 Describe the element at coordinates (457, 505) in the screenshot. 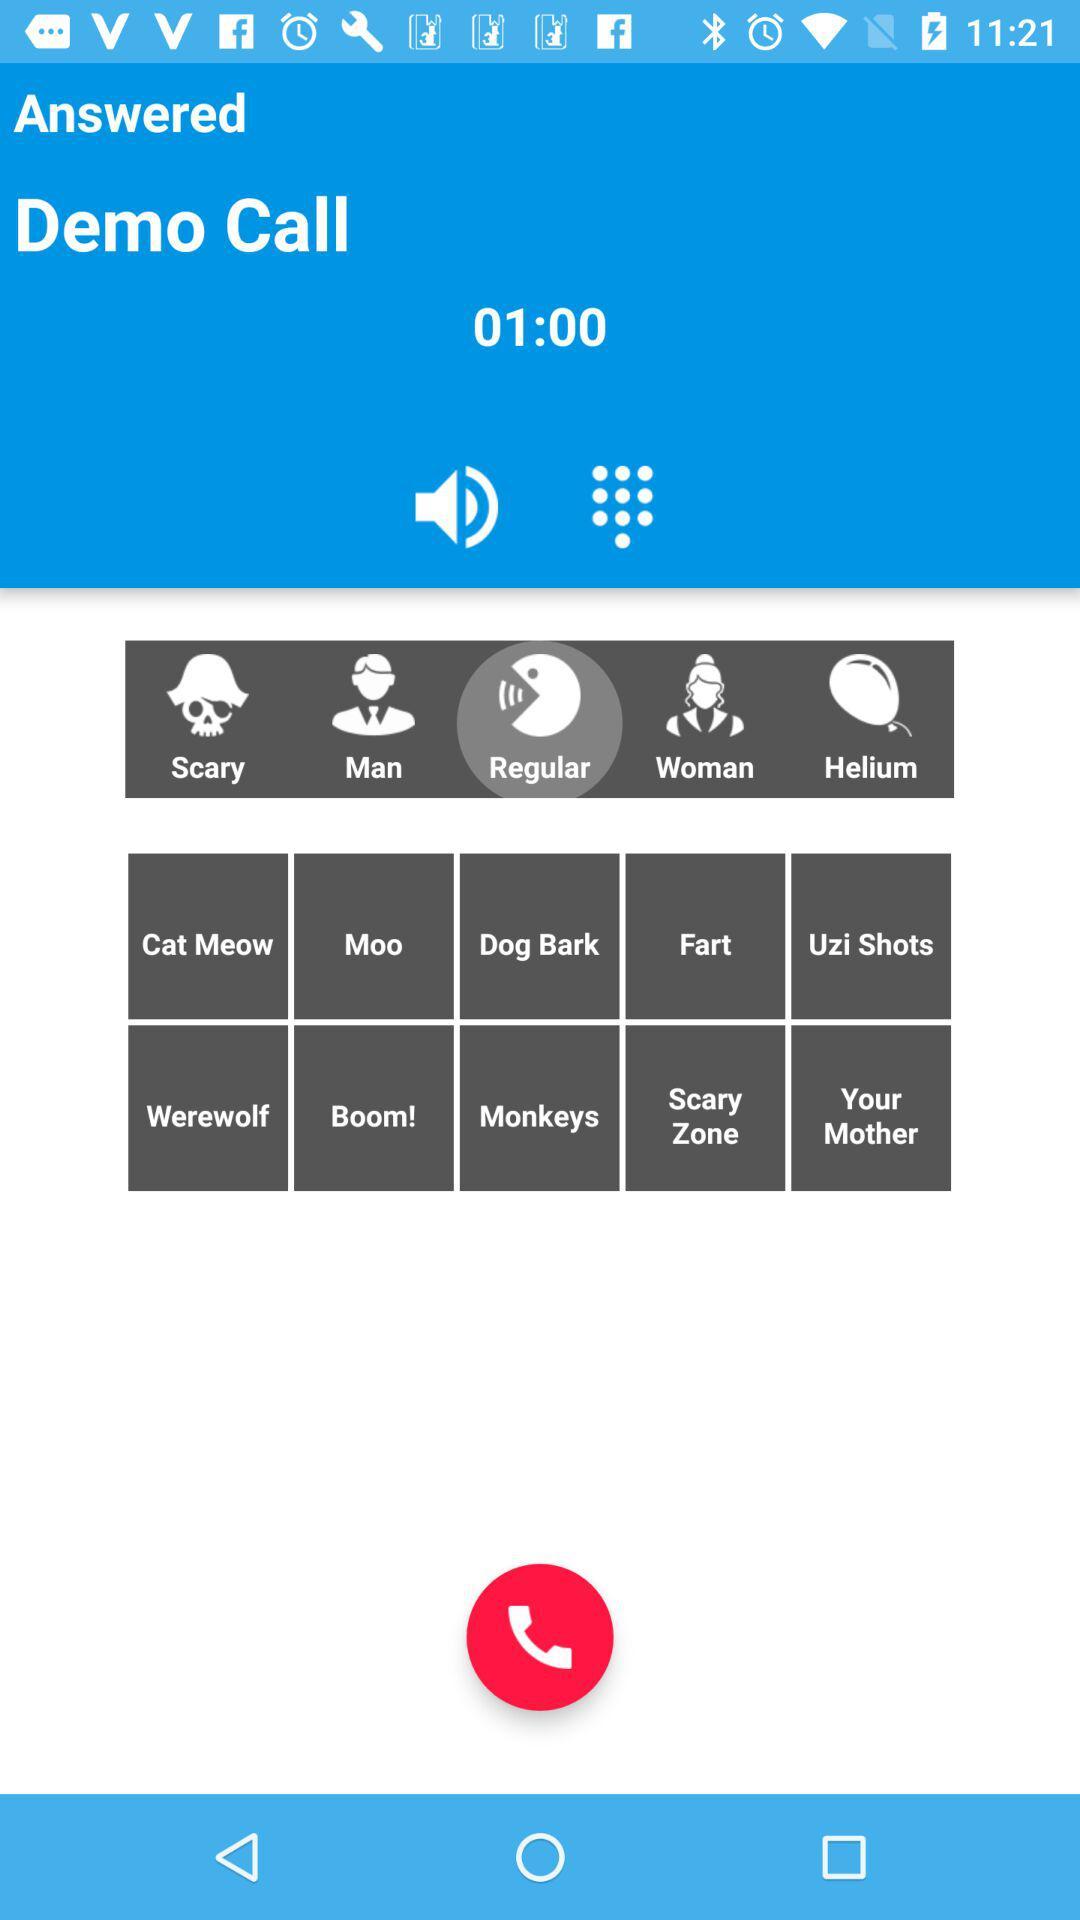

I see `the icon above man icon` at that location.